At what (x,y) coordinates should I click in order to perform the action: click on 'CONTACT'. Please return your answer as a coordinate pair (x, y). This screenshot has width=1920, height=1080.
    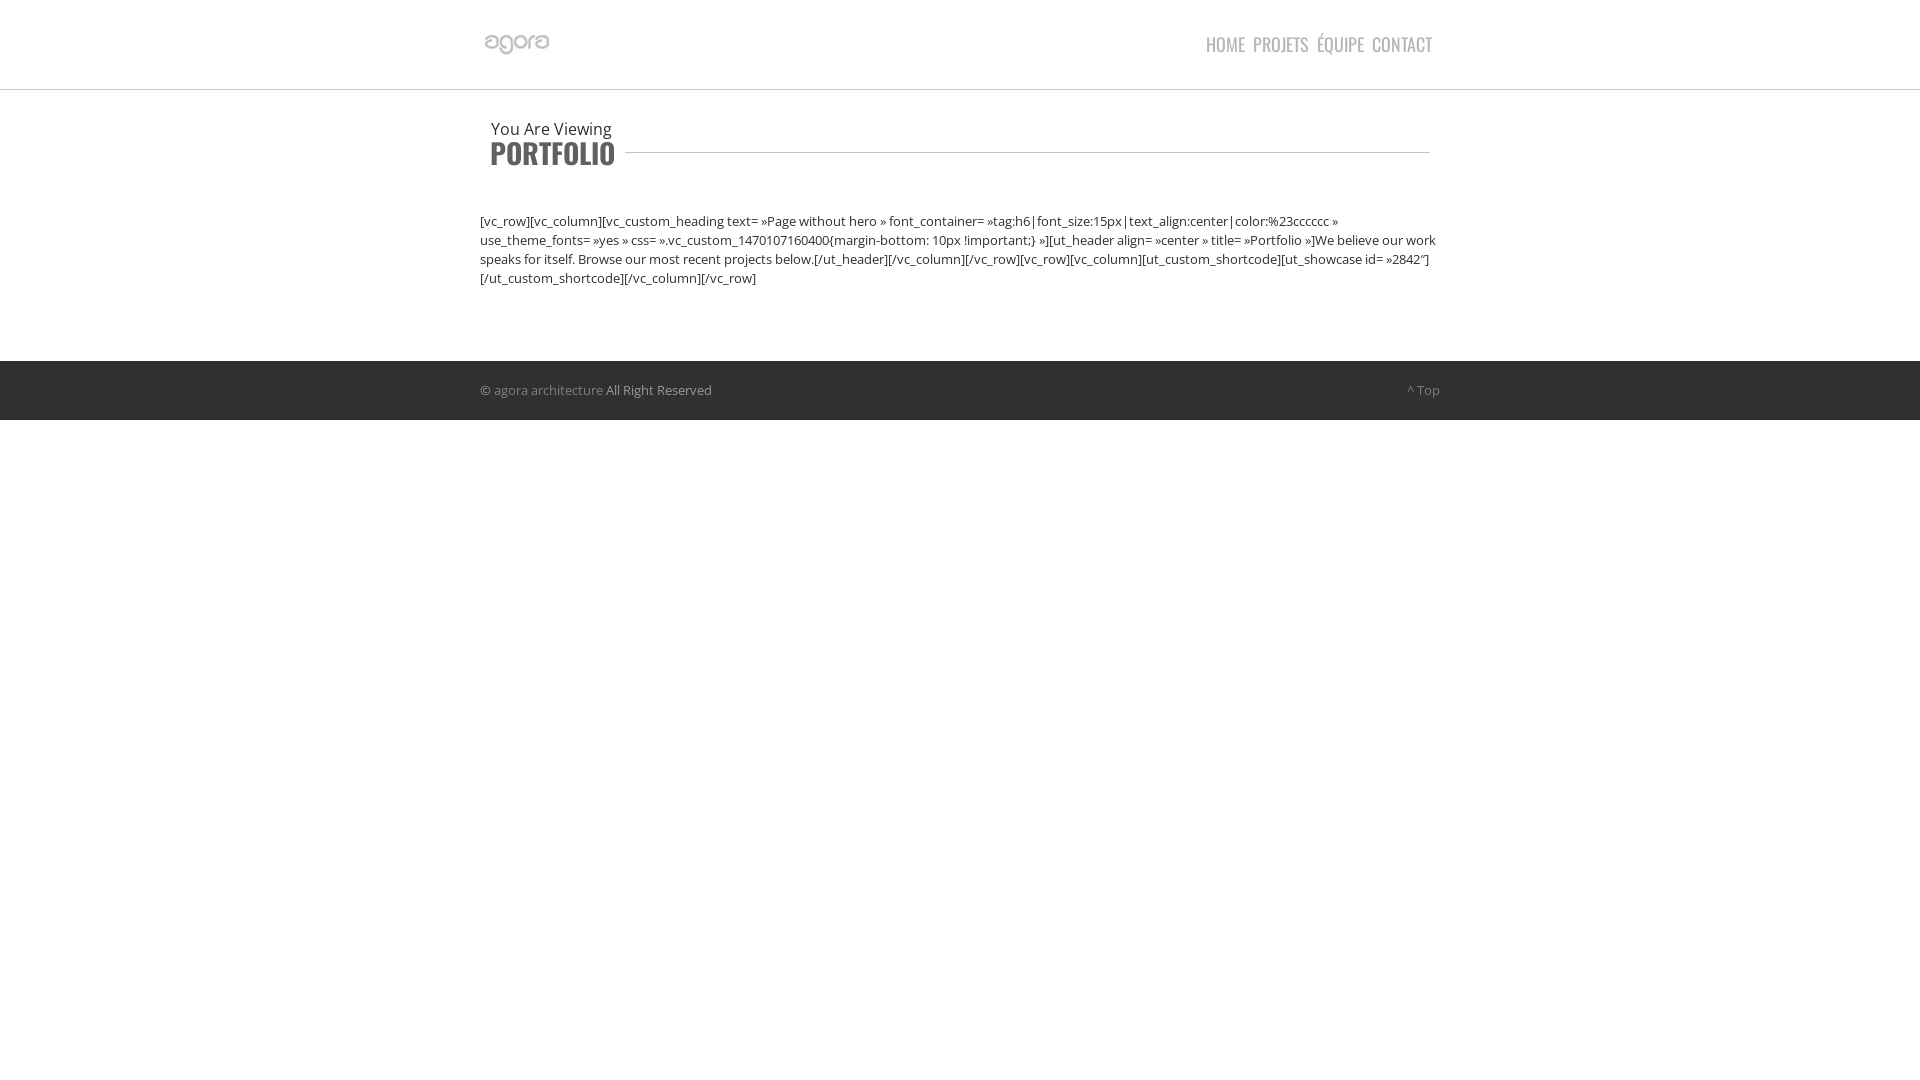
    Looking at the image, I should click on (1405, 43).